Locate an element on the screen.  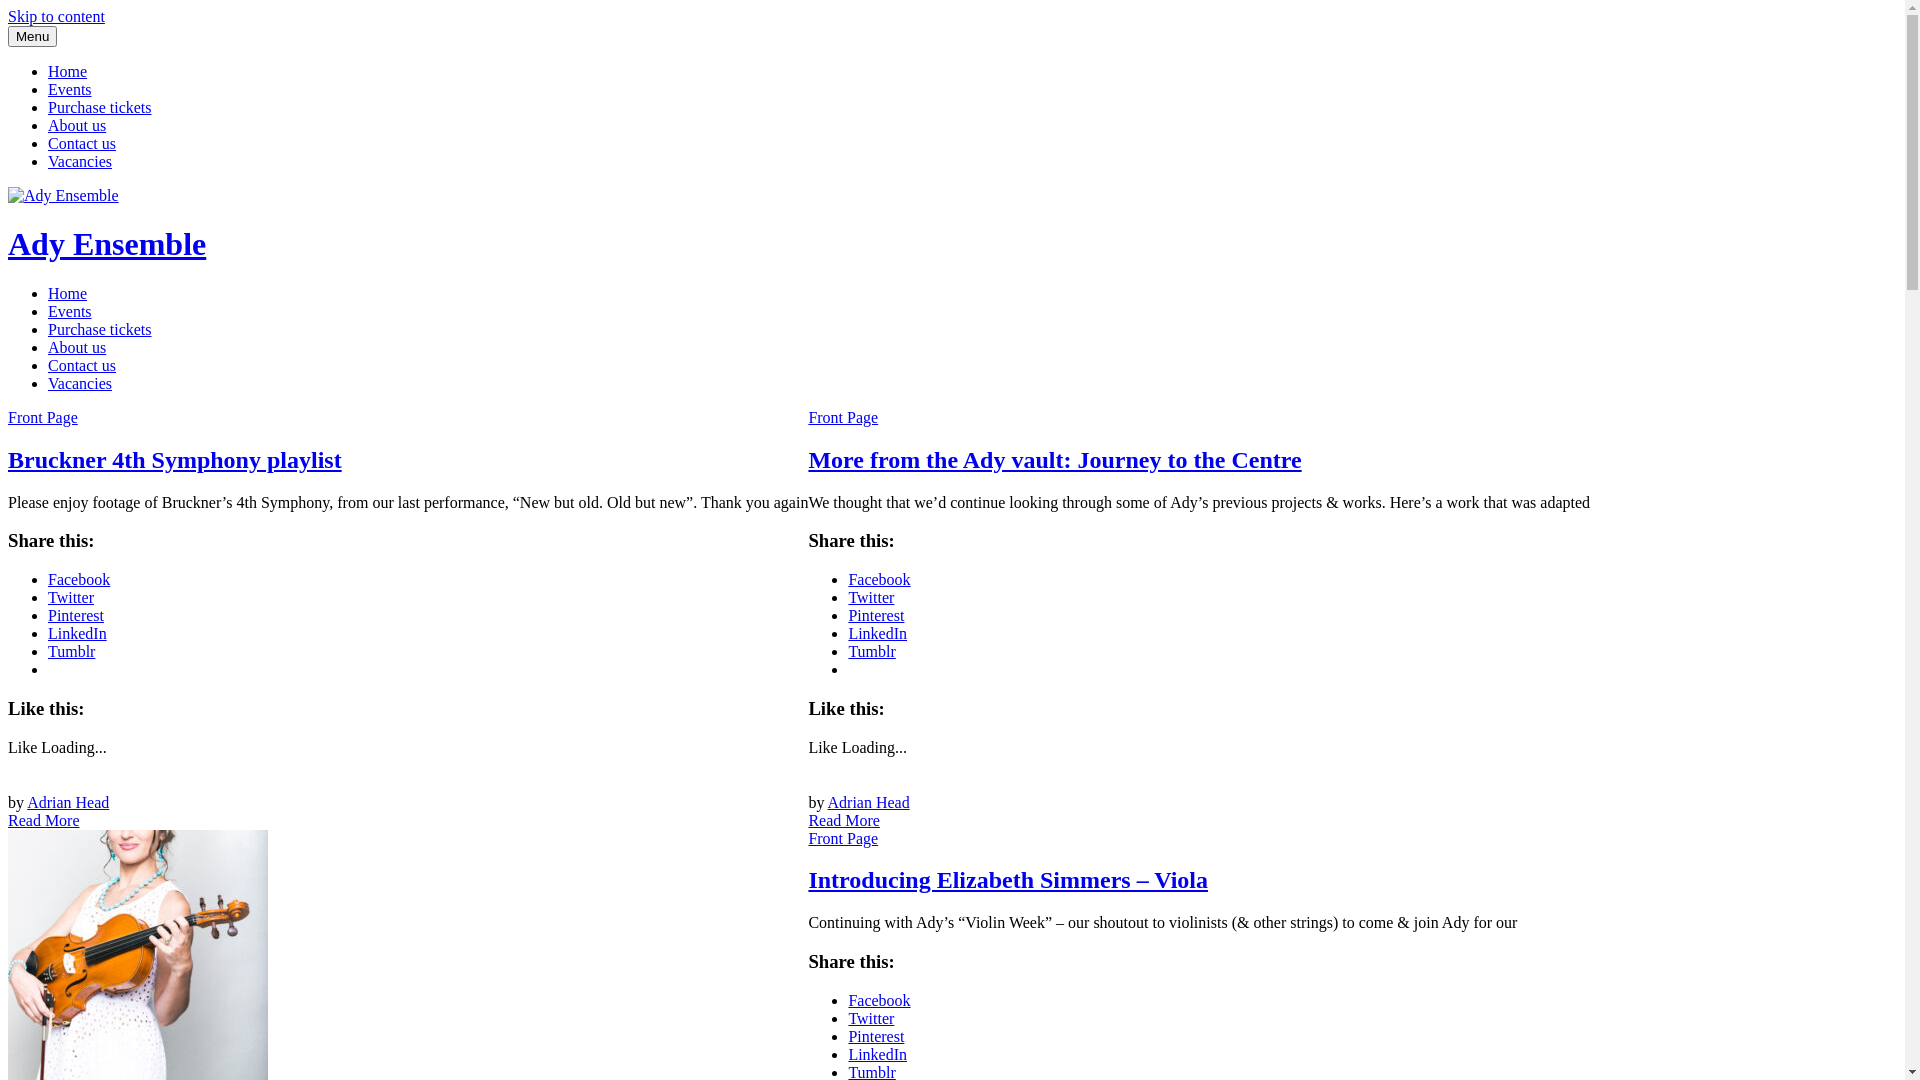
'Pinterest' is located at coordinates (875, 614).